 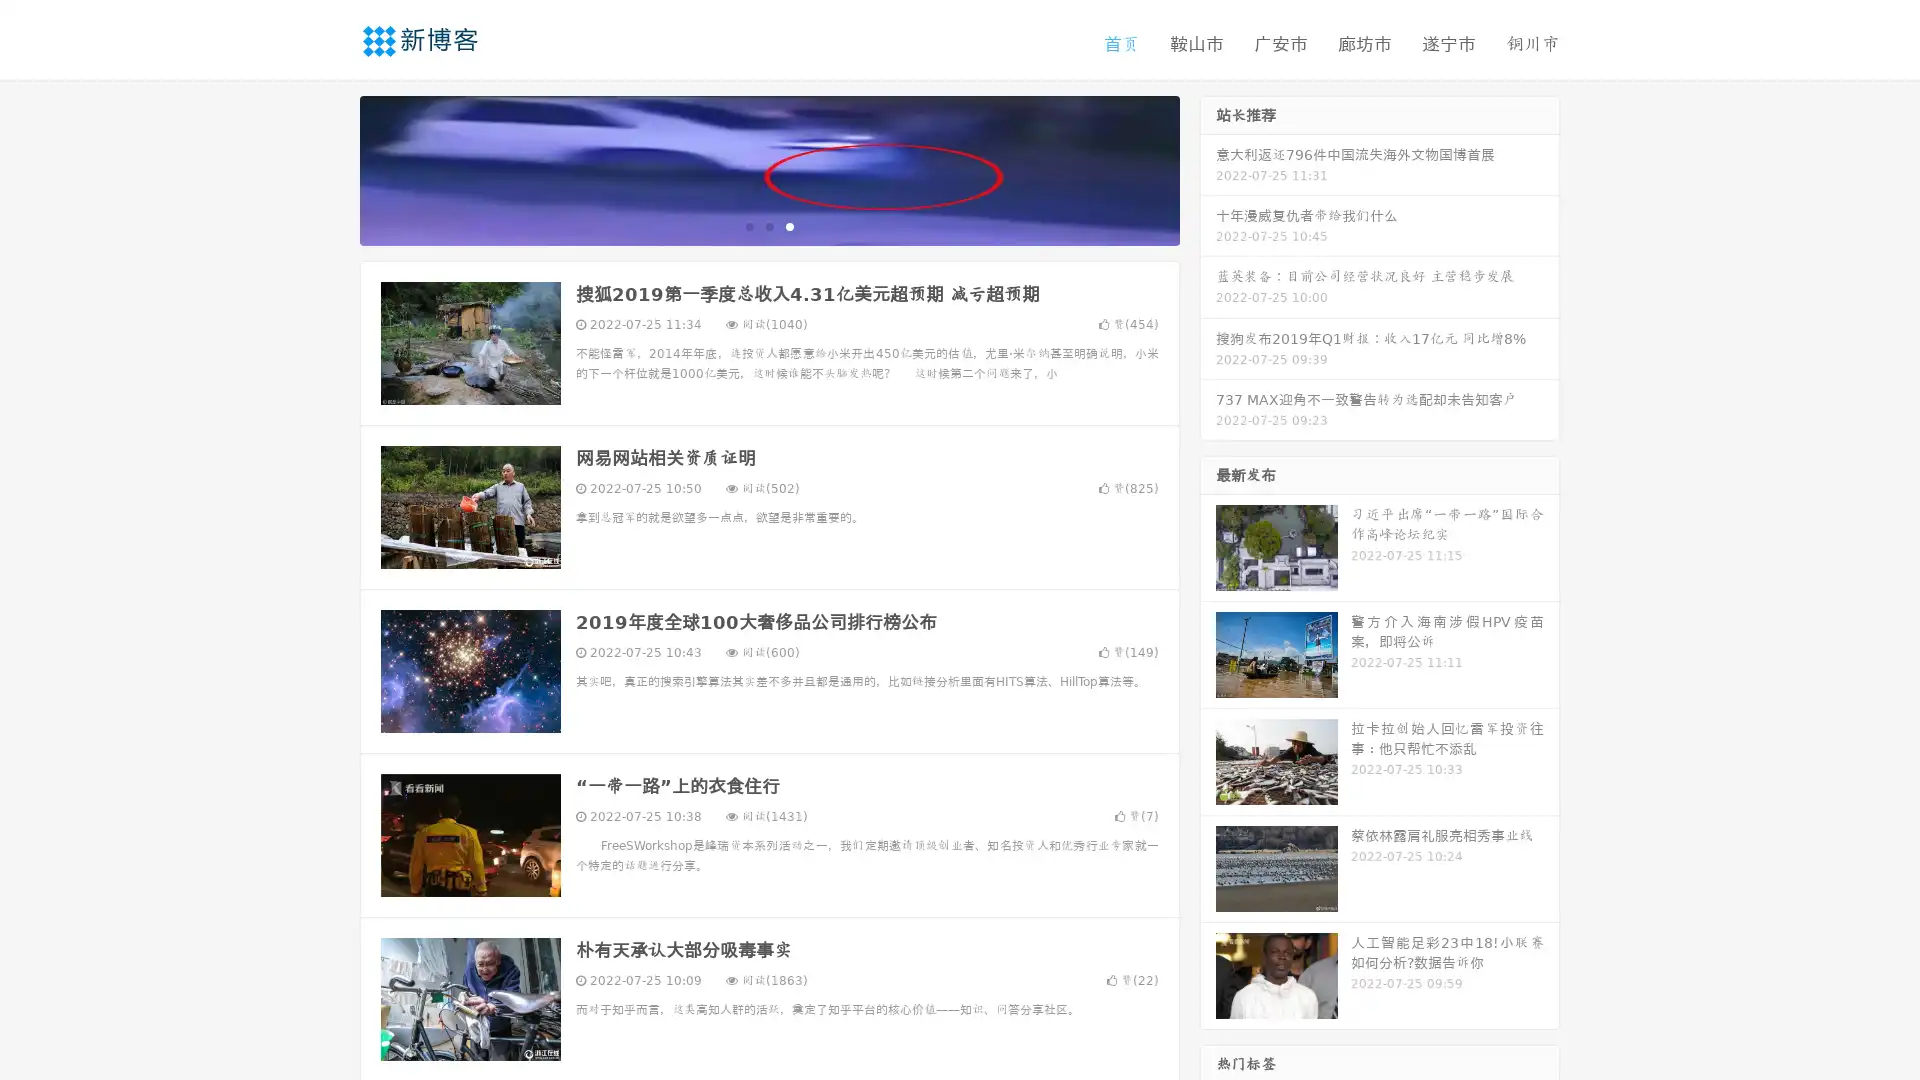 I want to click on Go to slide 1, so click(x=748, y=225).